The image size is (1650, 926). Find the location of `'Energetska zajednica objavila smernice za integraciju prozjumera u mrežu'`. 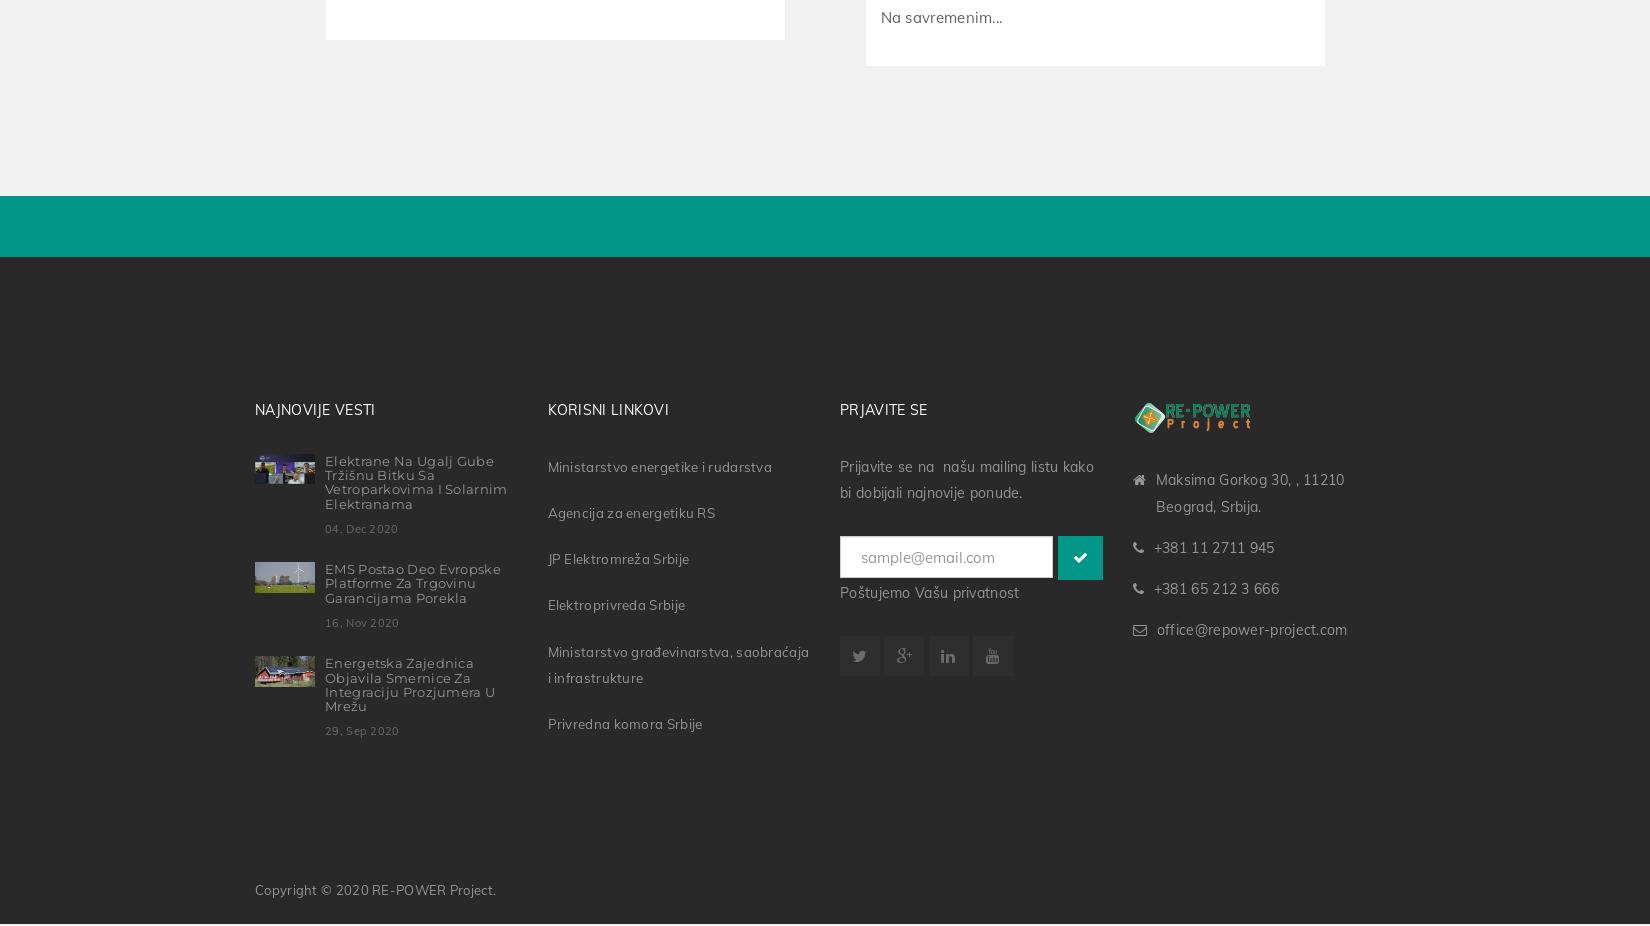

'Energetska zajednica objavila smernice za integraciju prozjumera u mrežu' is located at coordinates (410, 679).